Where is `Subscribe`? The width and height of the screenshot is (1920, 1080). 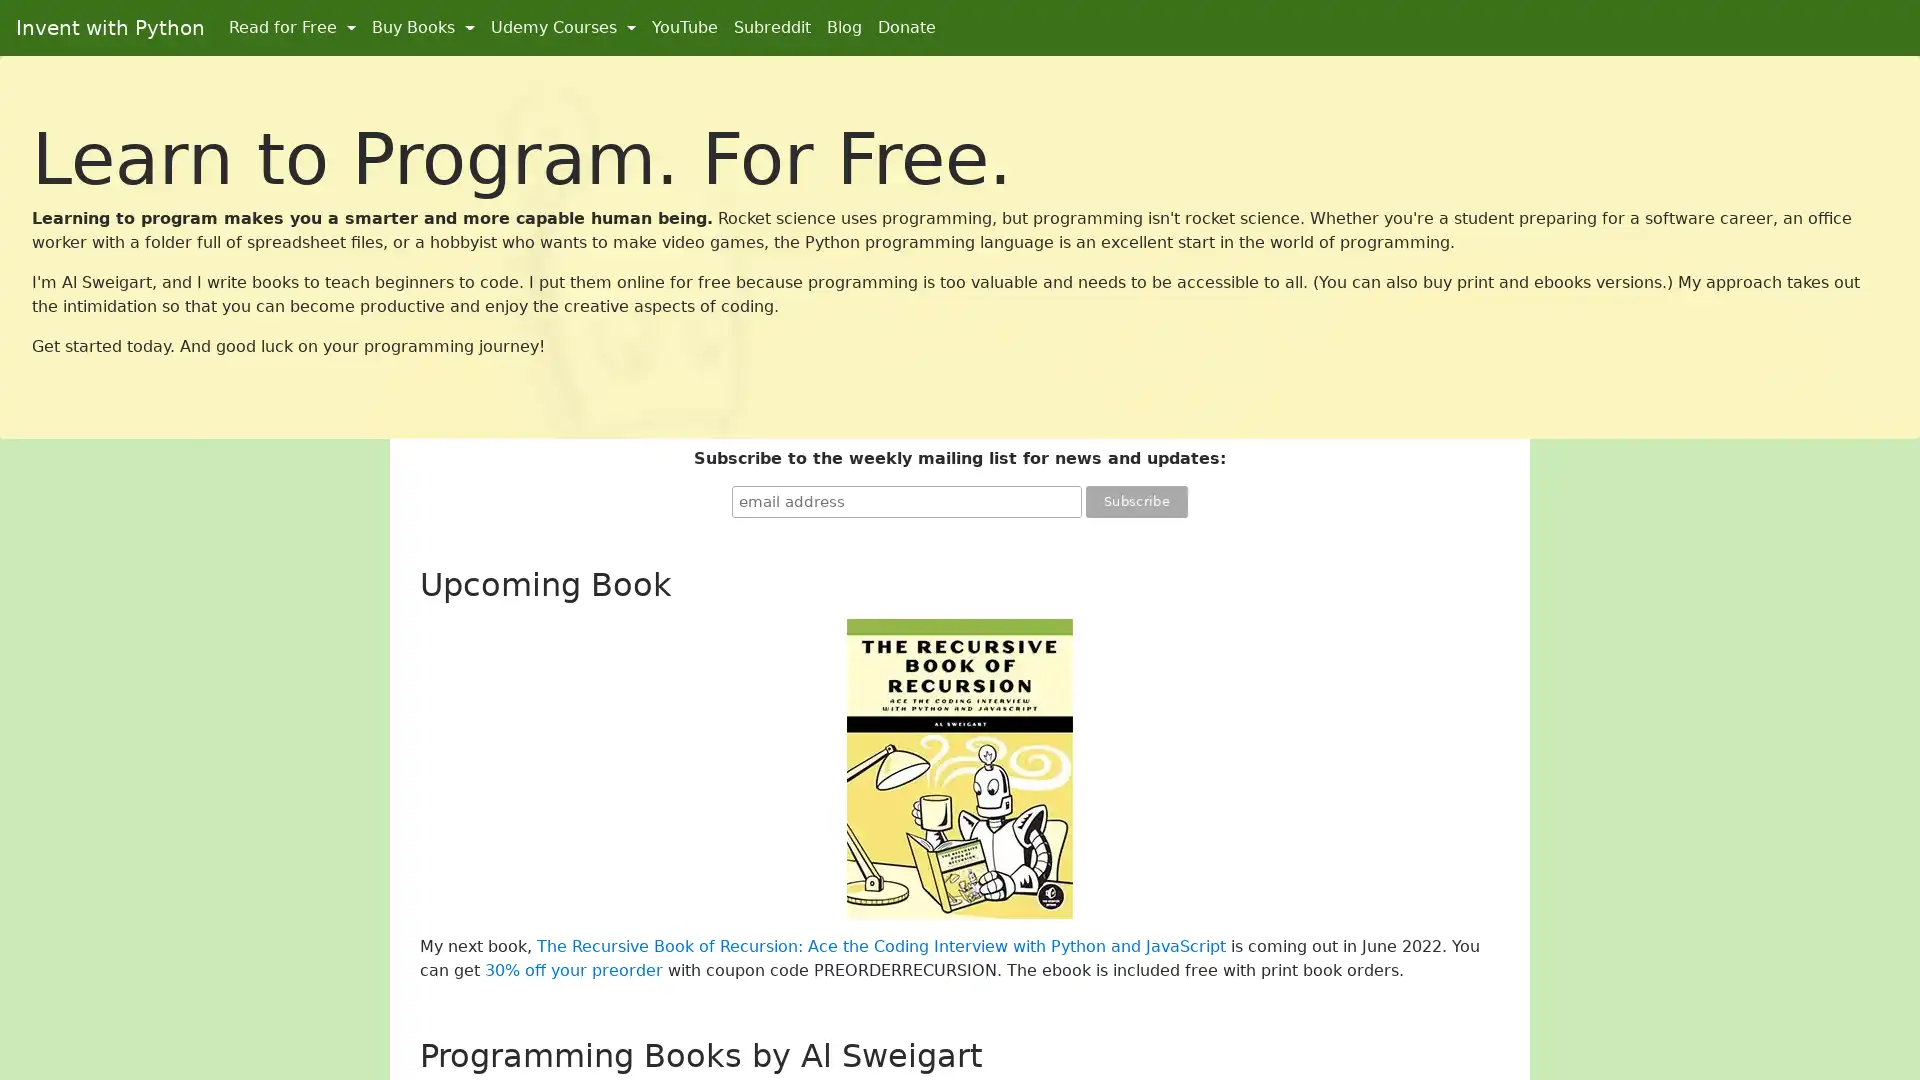
Subscribe is located at coordinates (1136, 500).